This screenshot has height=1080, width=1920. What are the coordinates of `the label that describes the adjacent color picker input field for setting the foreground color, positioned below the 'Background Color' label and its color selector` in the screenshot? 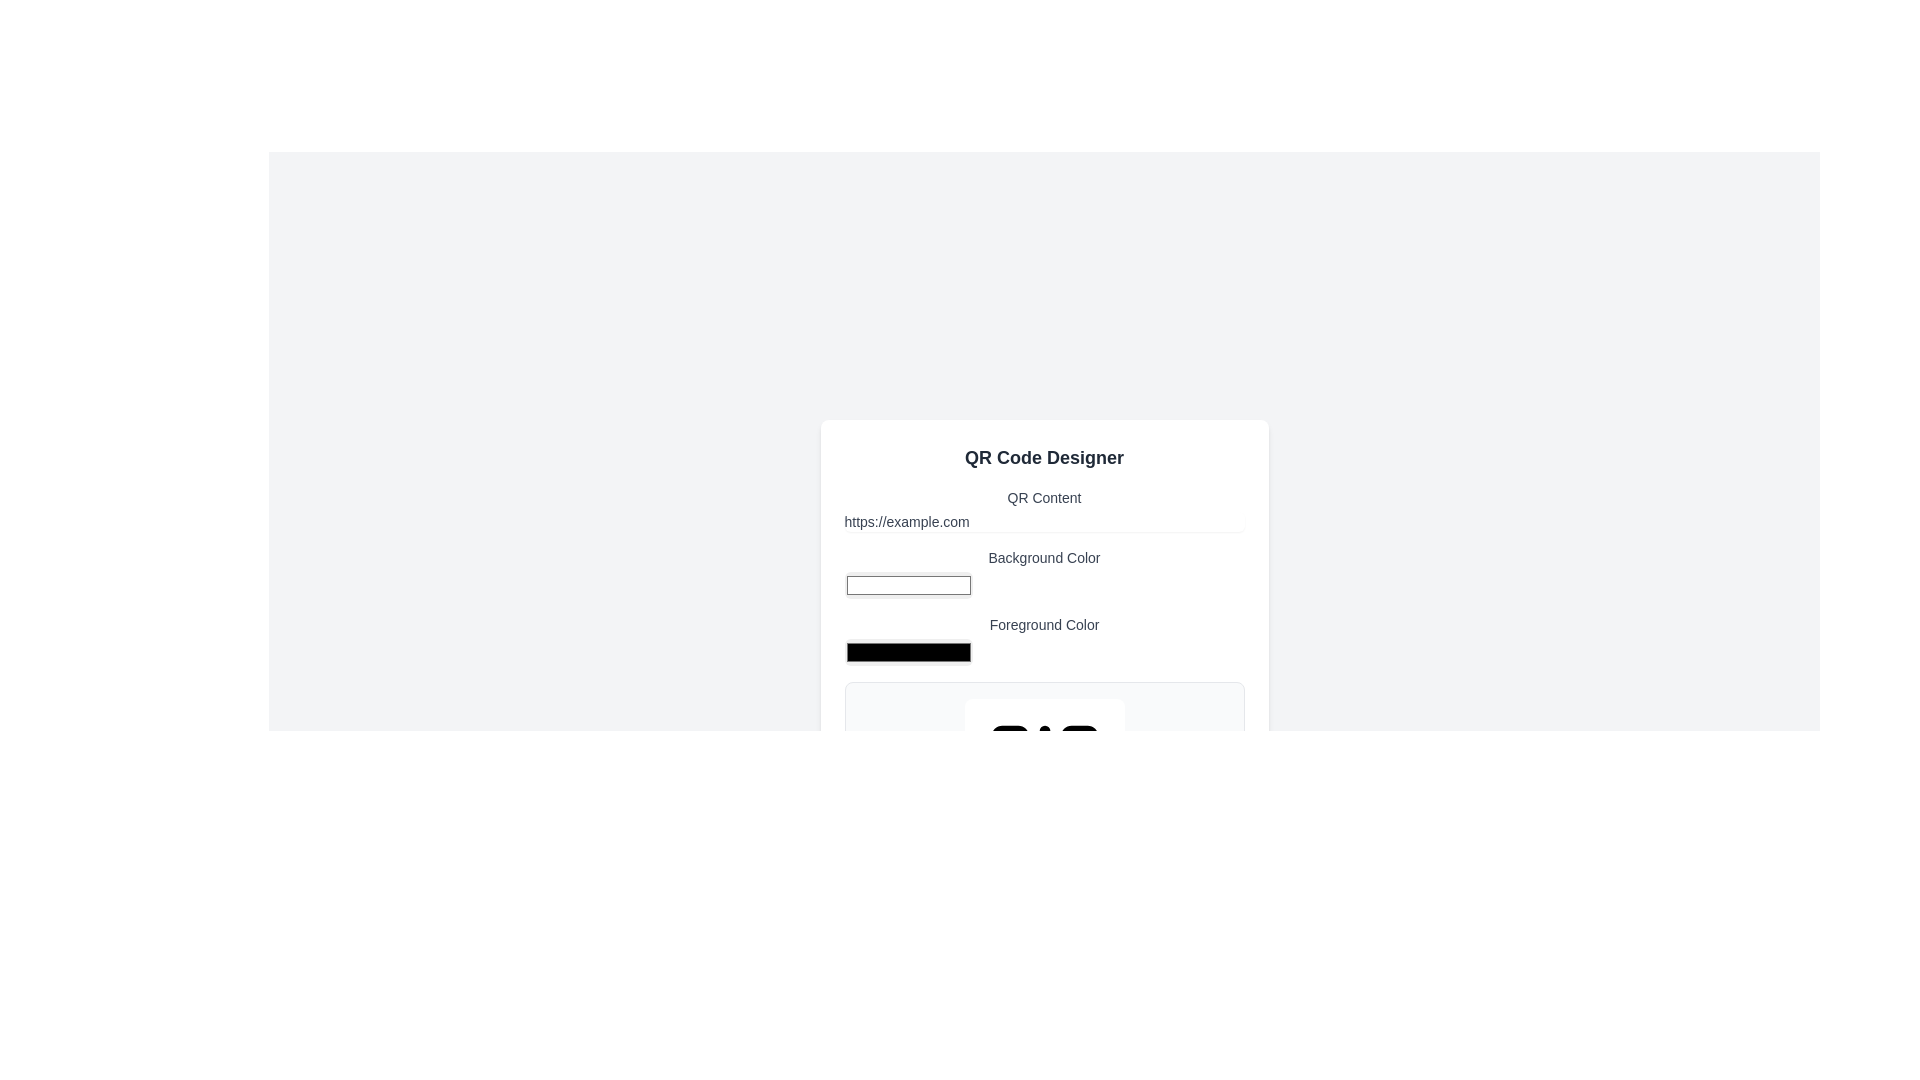 It's located at (1043, 640).